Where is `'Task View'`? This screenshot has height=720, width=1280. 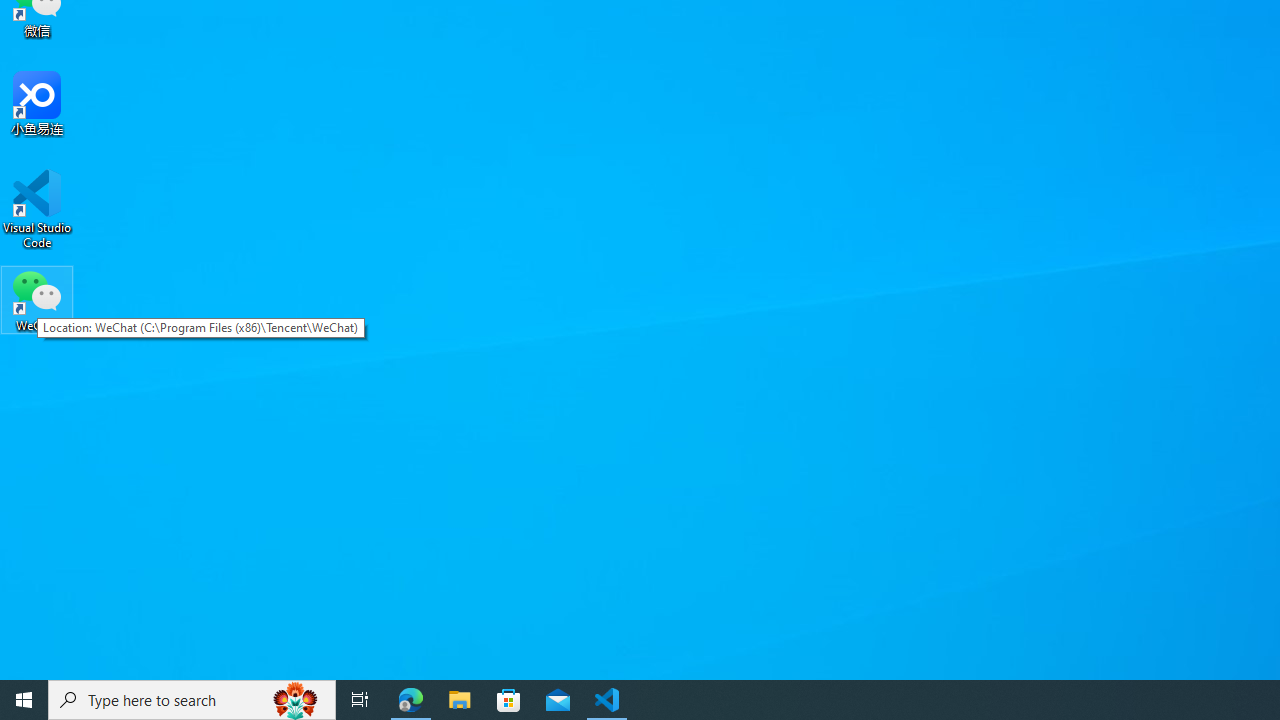
'Task View' is located at coordinates (359, 698).